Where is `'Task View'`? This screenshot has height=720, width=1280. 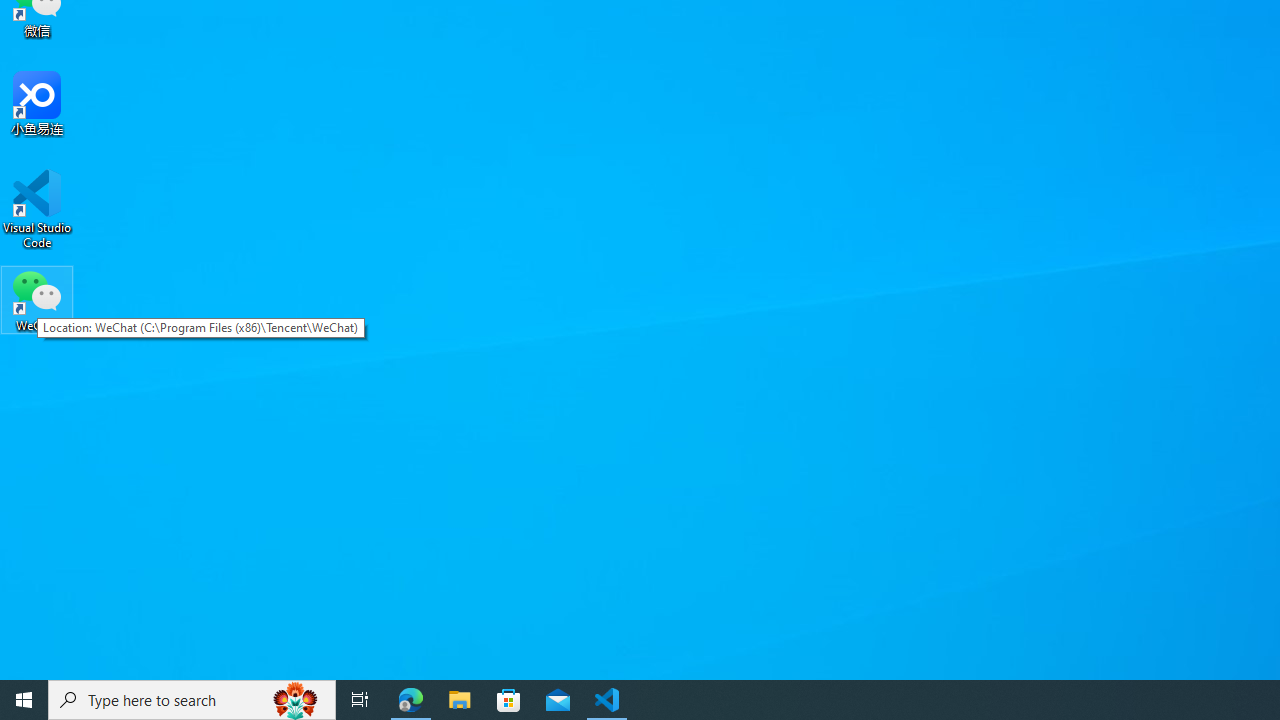
'Task View' is located at coordinates (359, 698).